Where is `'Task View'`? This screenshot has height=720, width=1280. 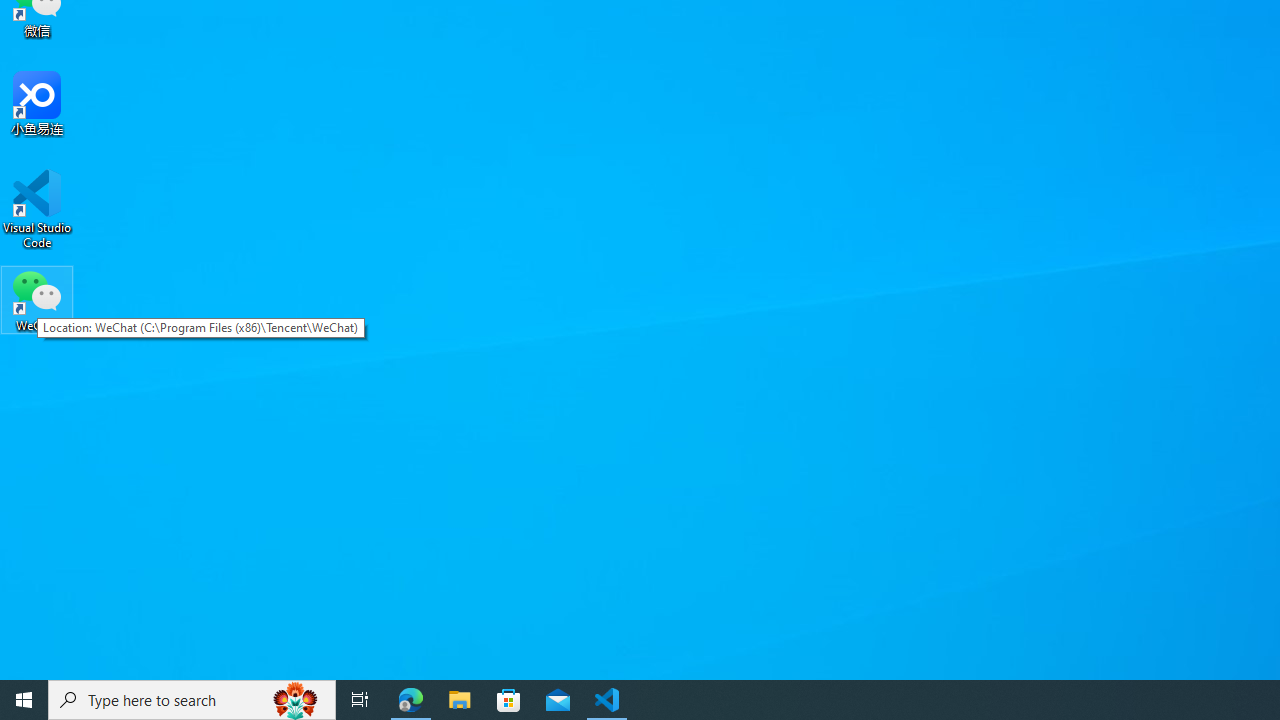
'Task View' is located at coordinates (359, 698).